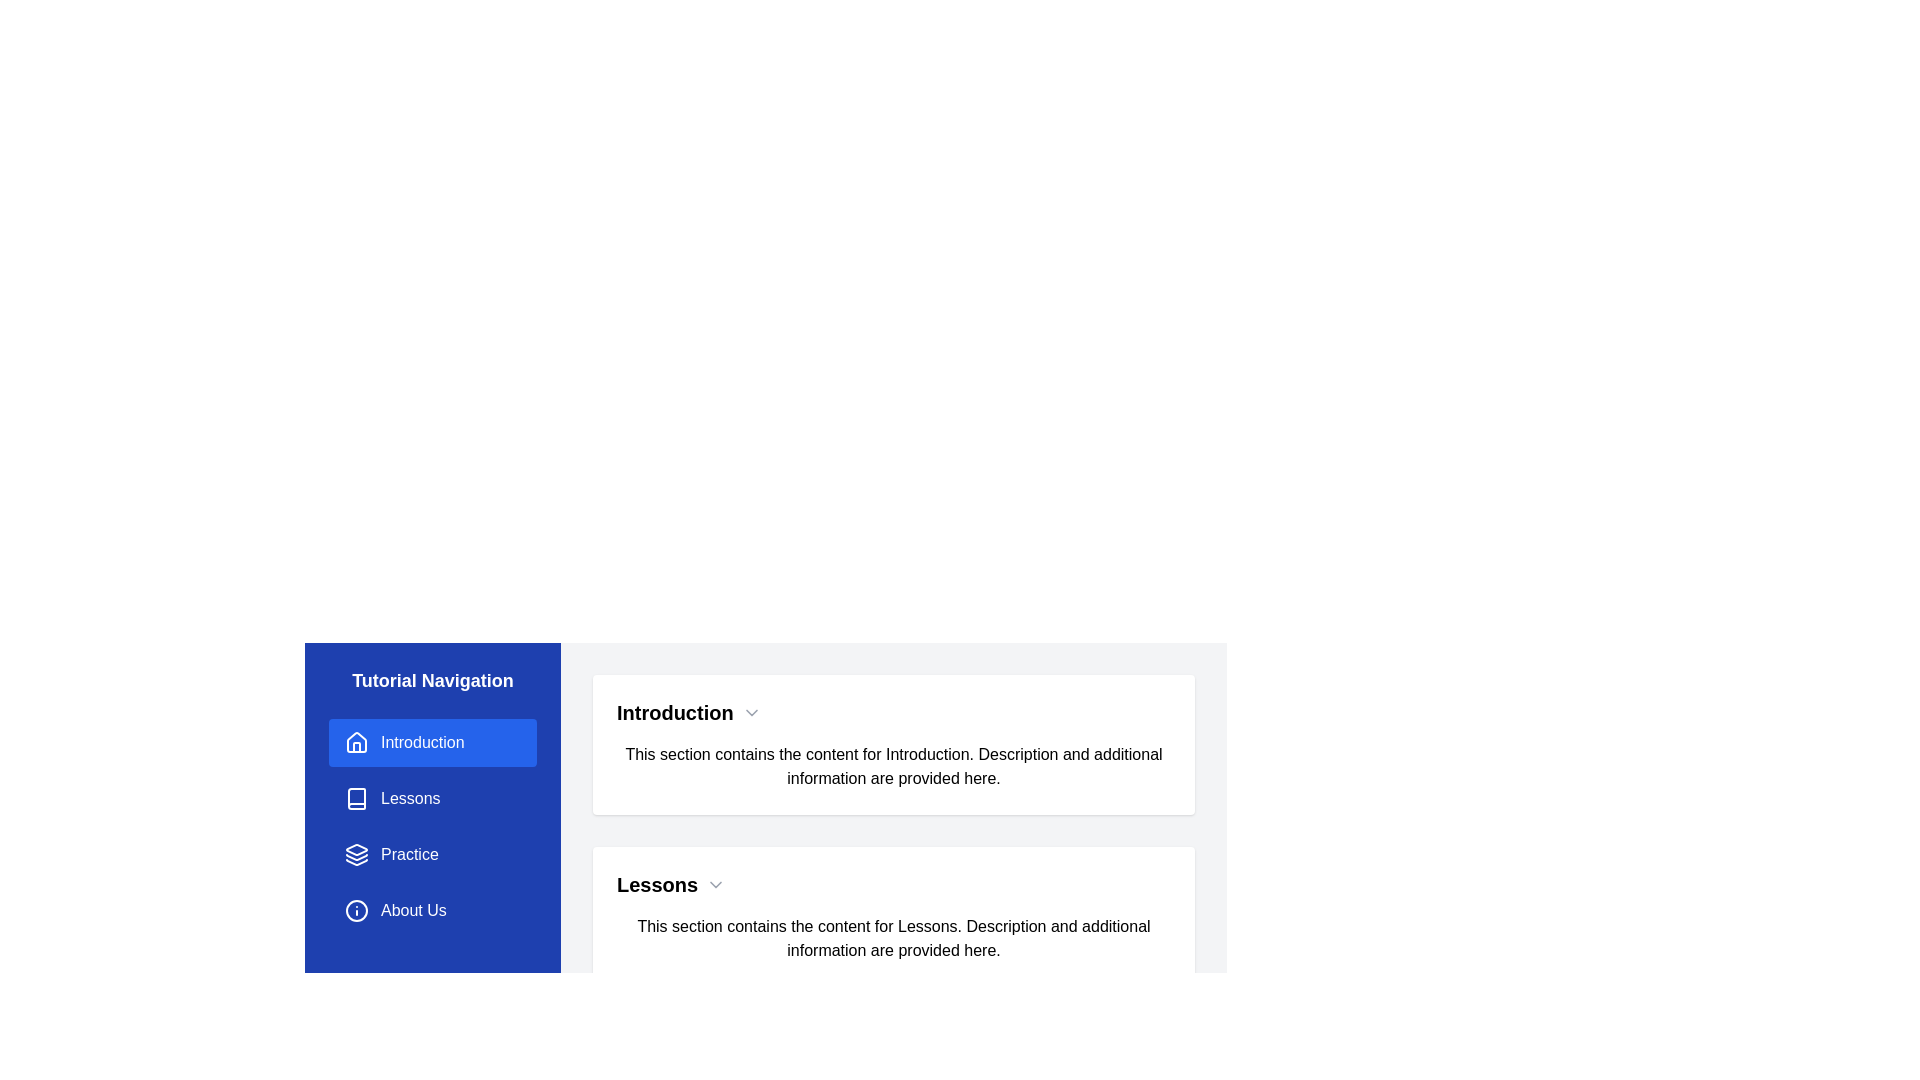 The height and width of the screenshot is (1080, 1920). What do you see at coordinates (356, 797) in the screenshot?
I see `the 'Lessons' icon in the vertical navigation menu on the left side of the page` at bounding box center [356, 797].